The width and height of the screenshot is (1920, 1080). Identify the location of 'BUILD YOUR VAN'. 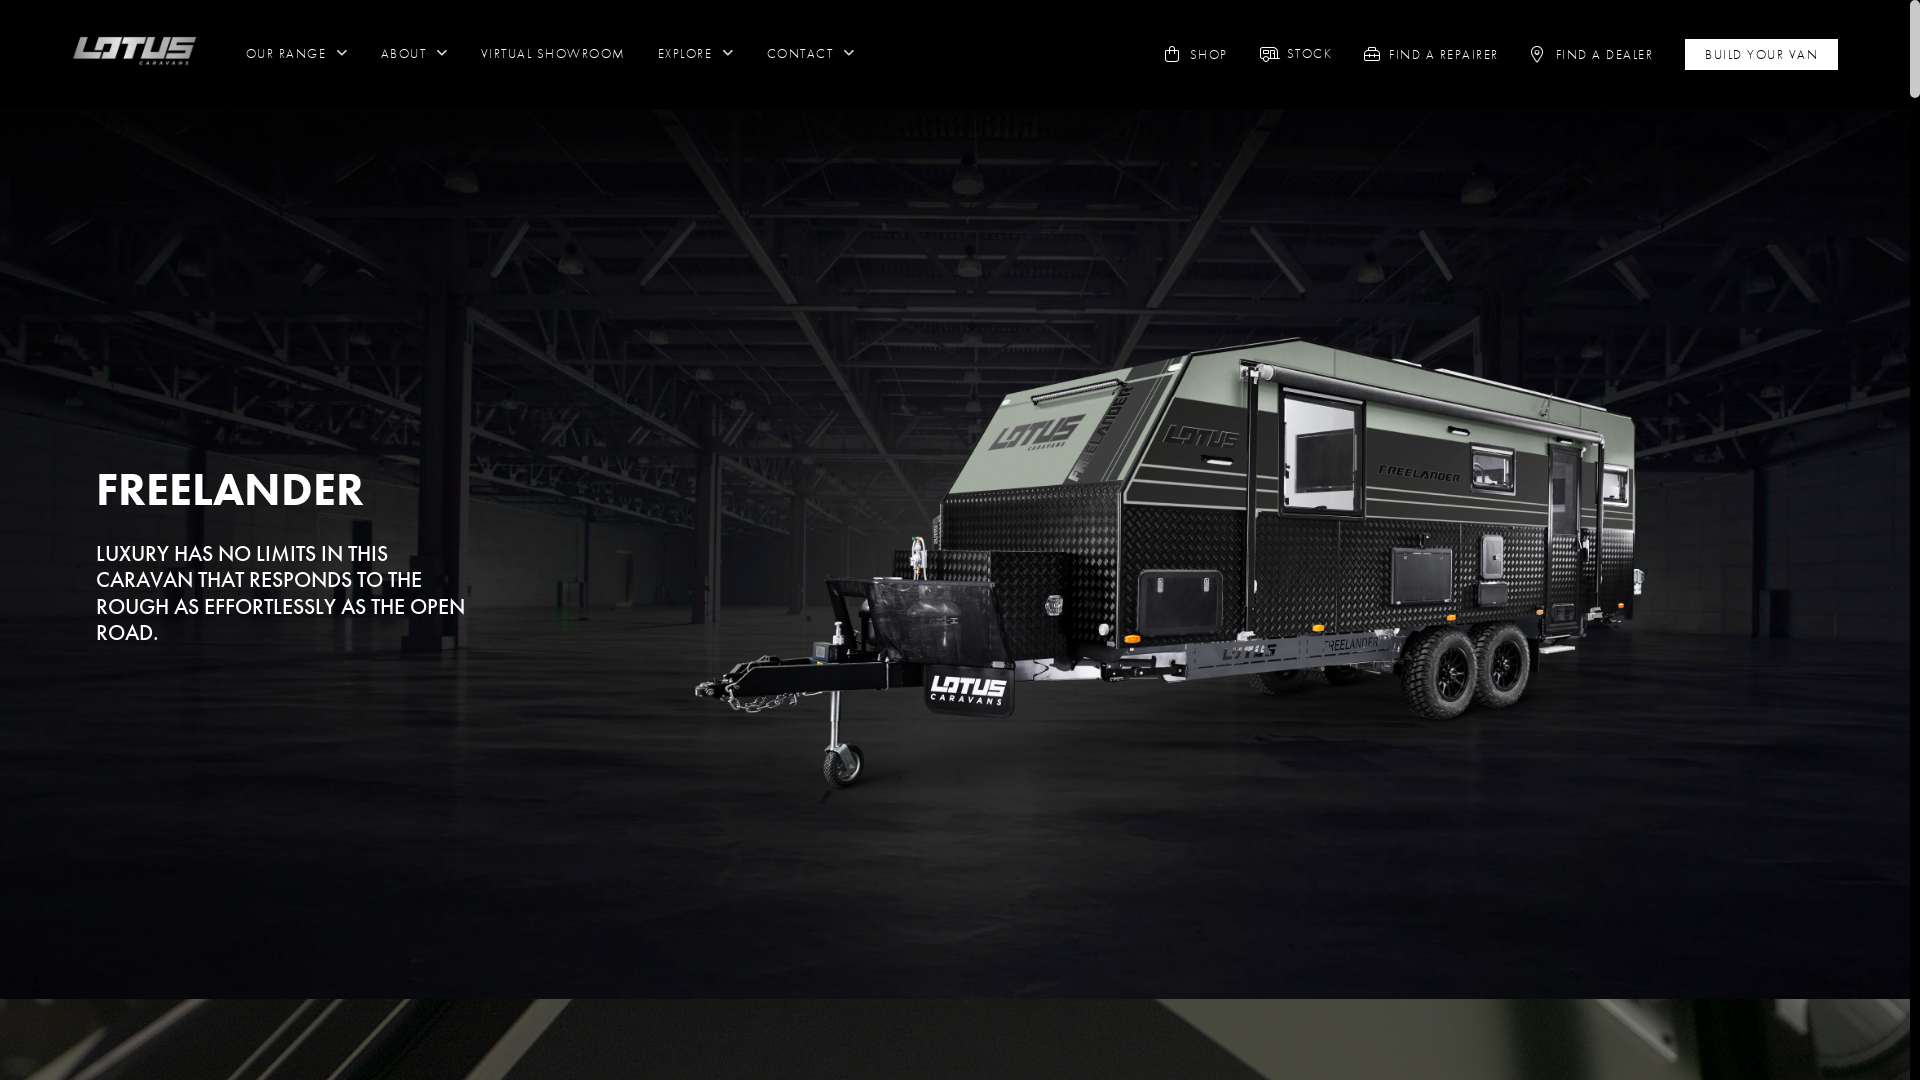
(1761, 53).